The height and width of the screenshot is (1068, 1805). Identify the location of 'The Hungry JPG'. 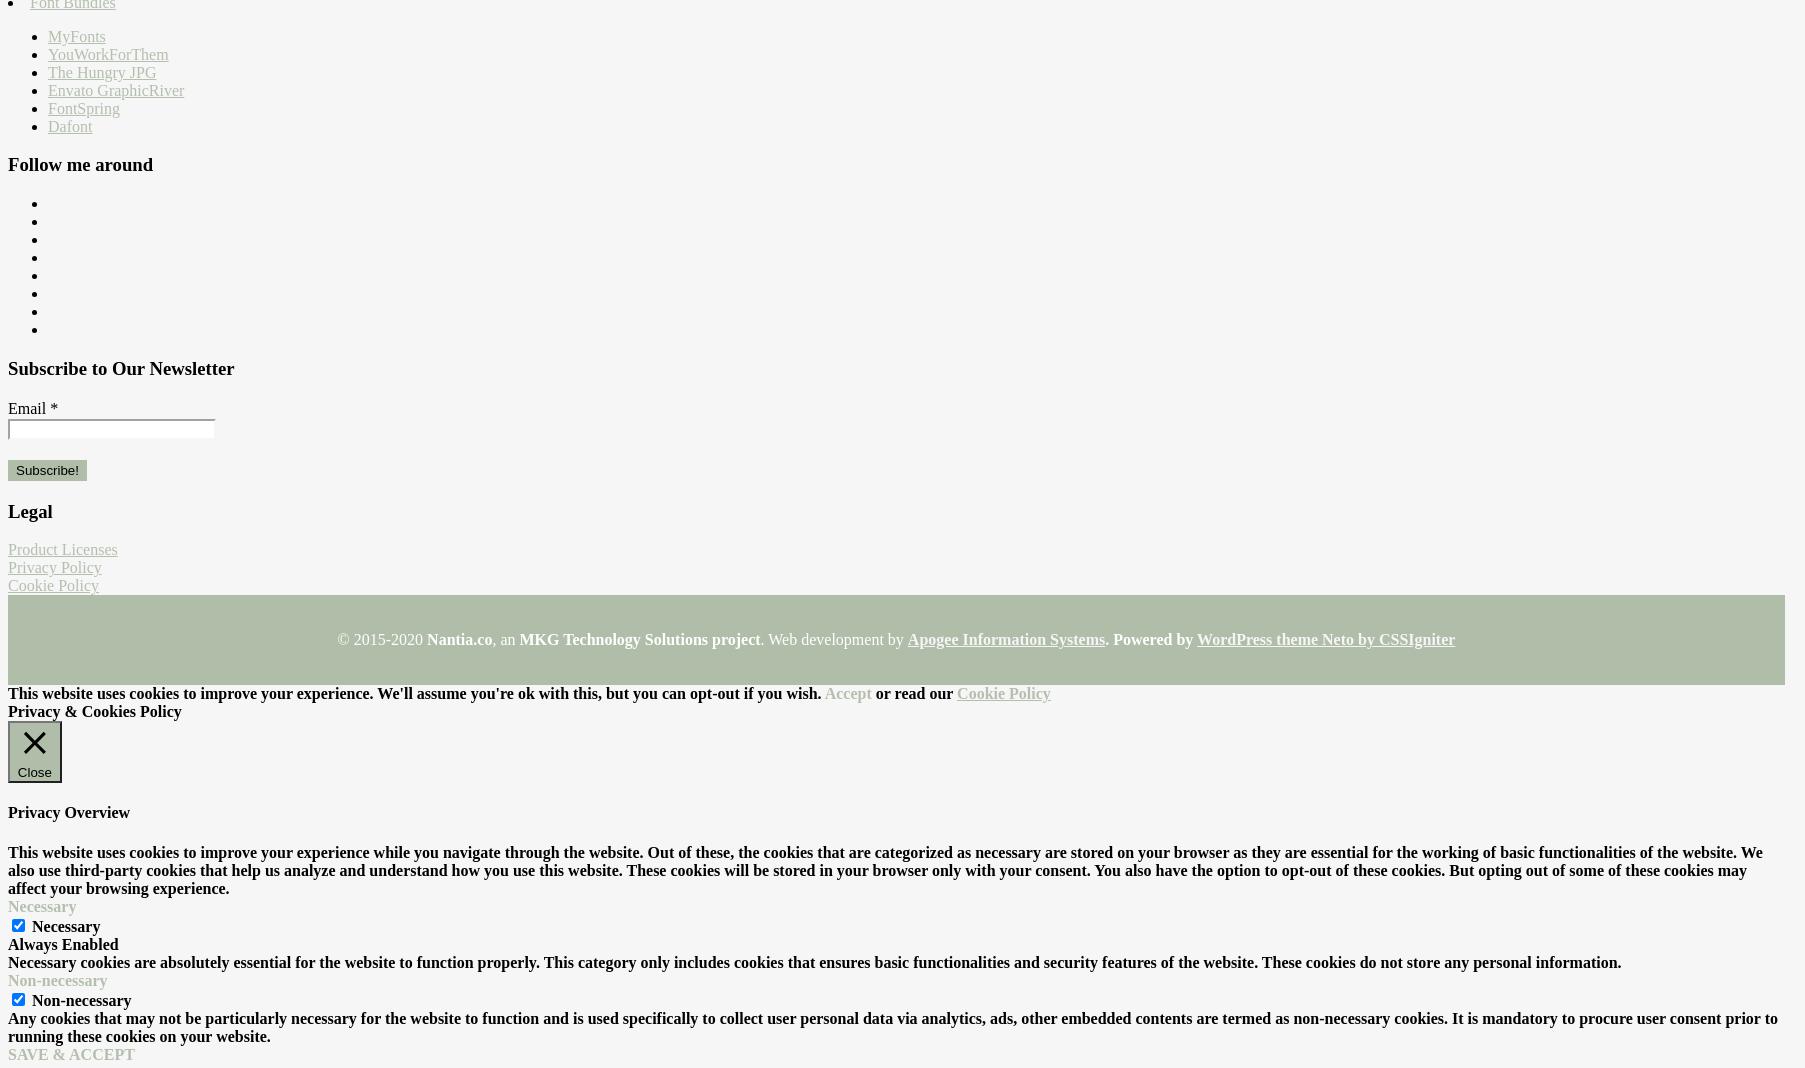
(101, 70).